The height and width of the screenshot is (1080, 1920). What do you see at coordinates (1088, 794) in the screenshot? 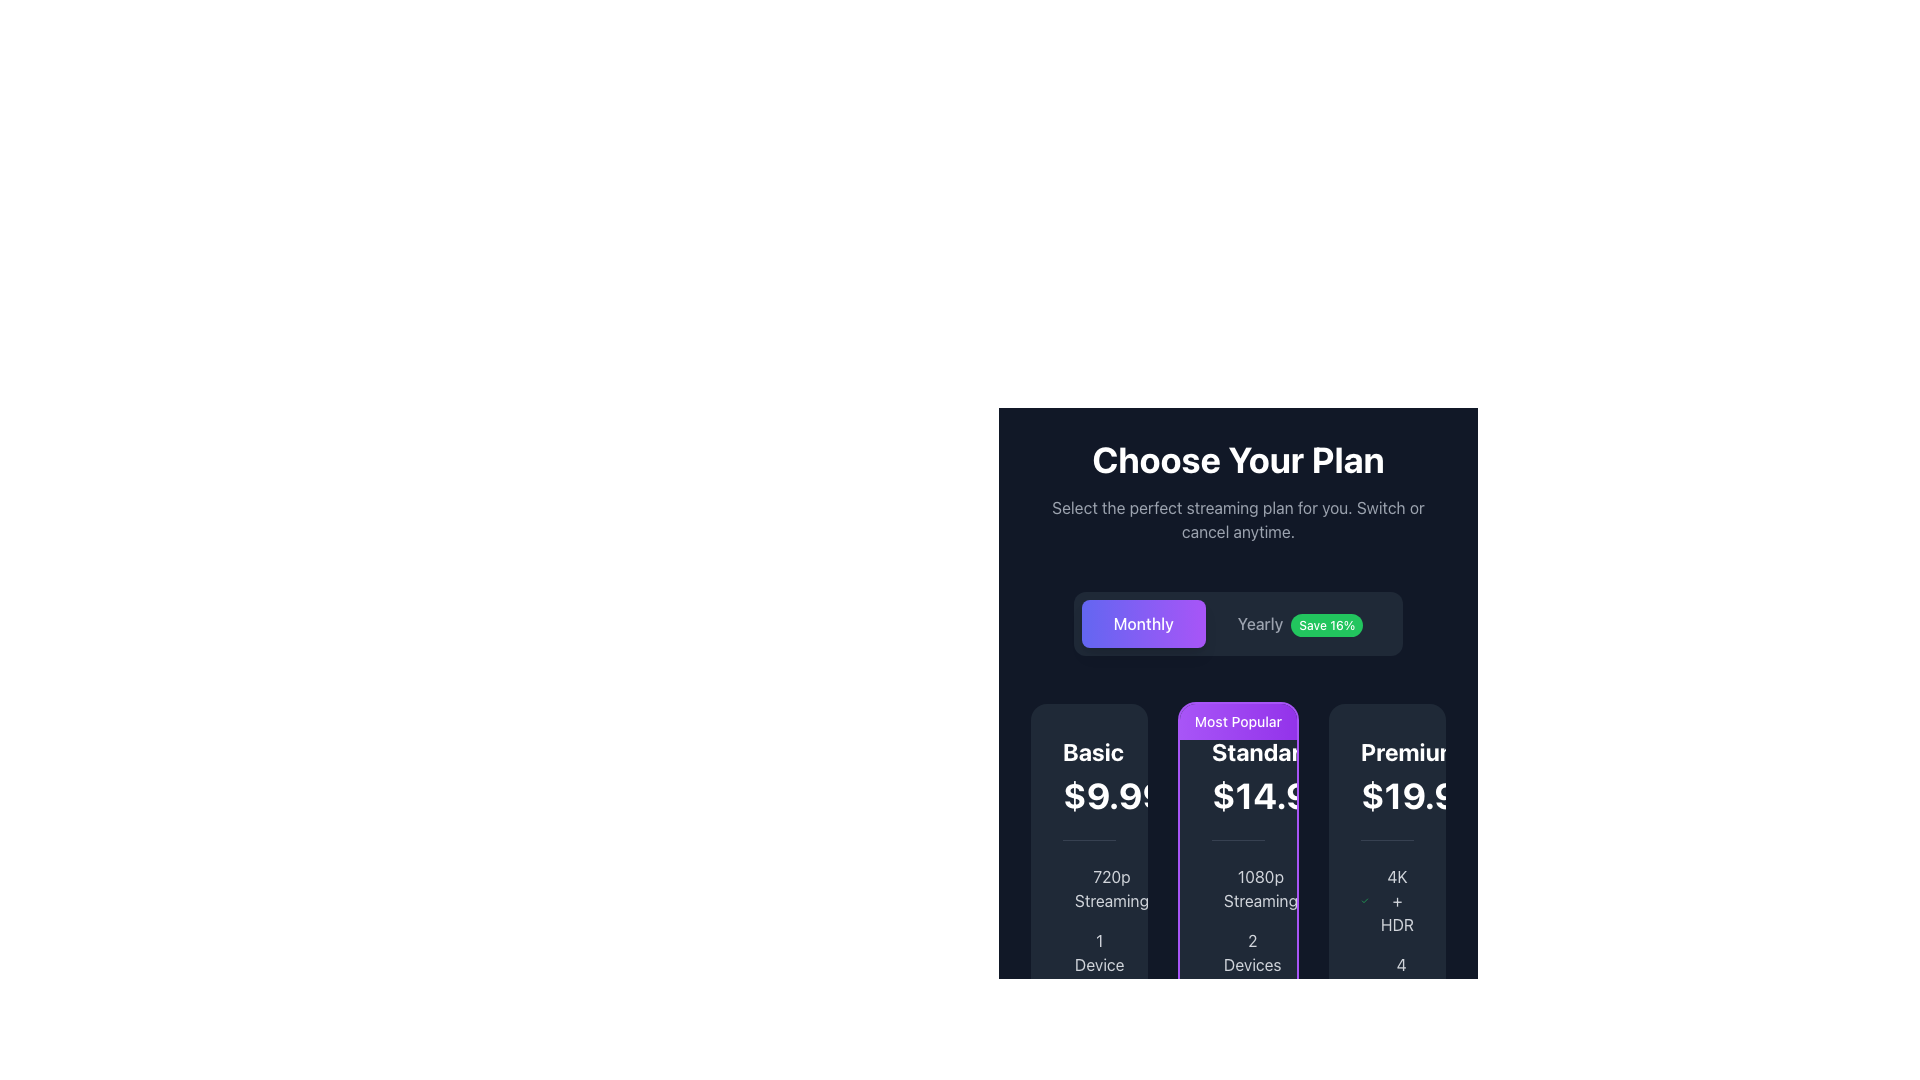
I see `the static text element displaying the price '$9.99/mo' located in the 'Basic' pricing plan card, which features bolded white text for '$9.99' and smaller gray text for '/mo'` at bounding box center [1088, 794].